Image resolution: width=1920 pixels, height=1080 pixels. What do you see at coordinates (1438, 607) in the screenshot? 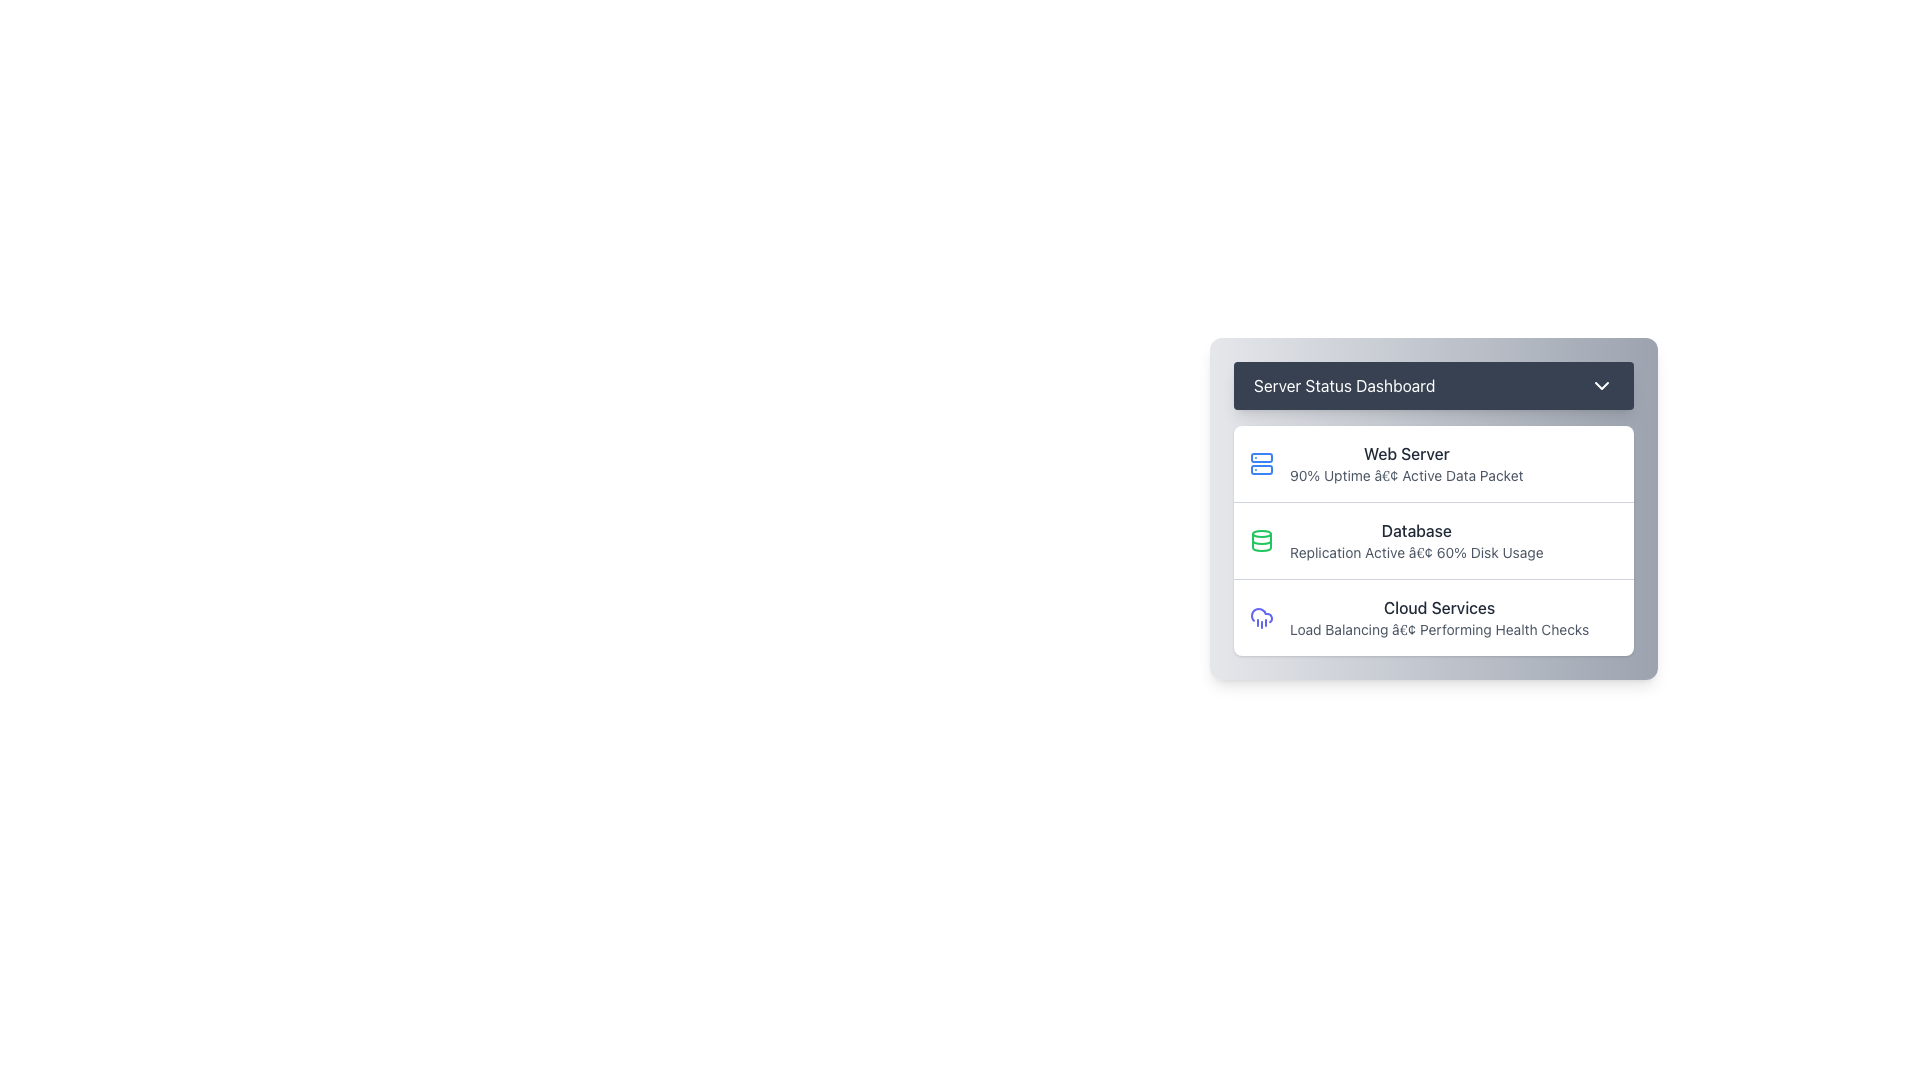
I see `the 'Cloud Services' text label, which is prominently displayed in bold dark gray font within the 'Server Status Dashboard' card, located above the description text 'Load Balancing • Performing Health Checks'` at bounding box center [1438, 607].